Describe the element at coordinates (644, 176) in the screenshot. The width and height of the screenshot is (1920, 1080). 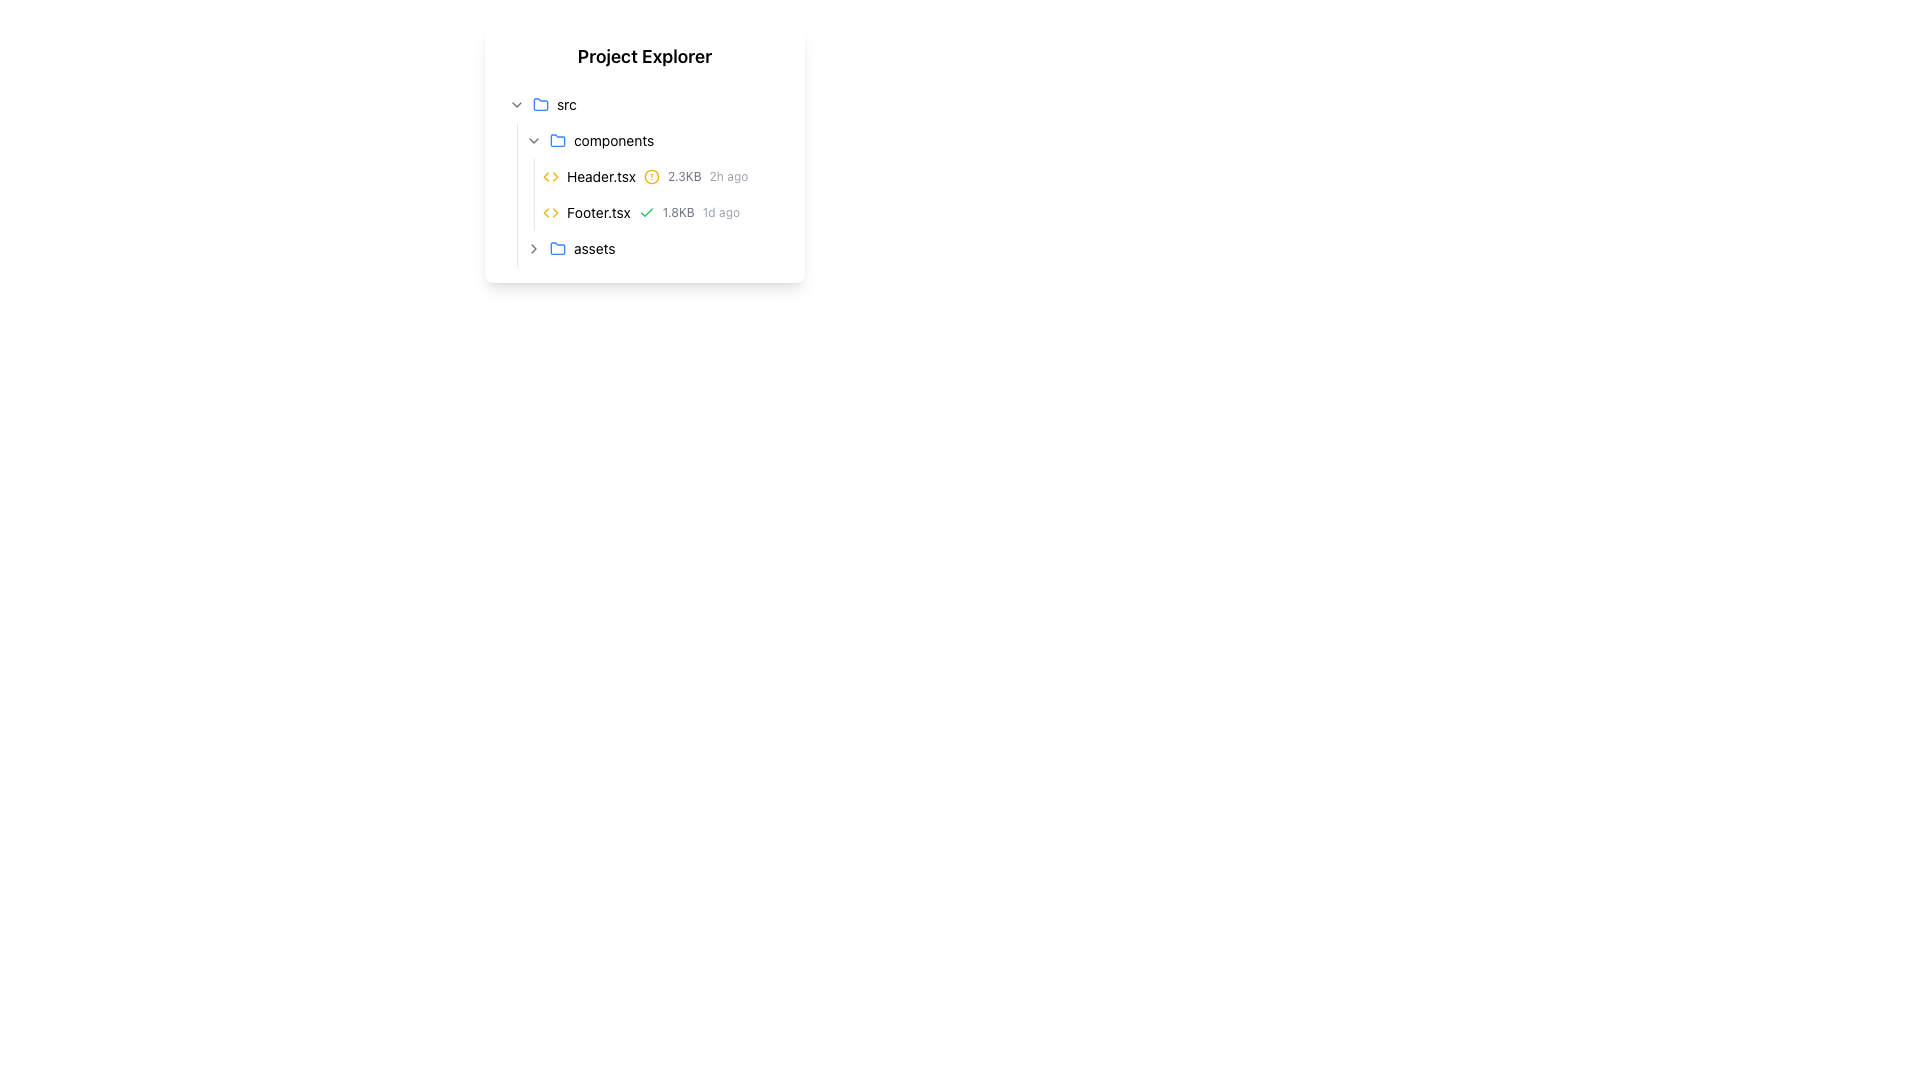
I see `the individual file or folder names in the vertical list or tree view located within the 'Project Explorer' section` at that location.